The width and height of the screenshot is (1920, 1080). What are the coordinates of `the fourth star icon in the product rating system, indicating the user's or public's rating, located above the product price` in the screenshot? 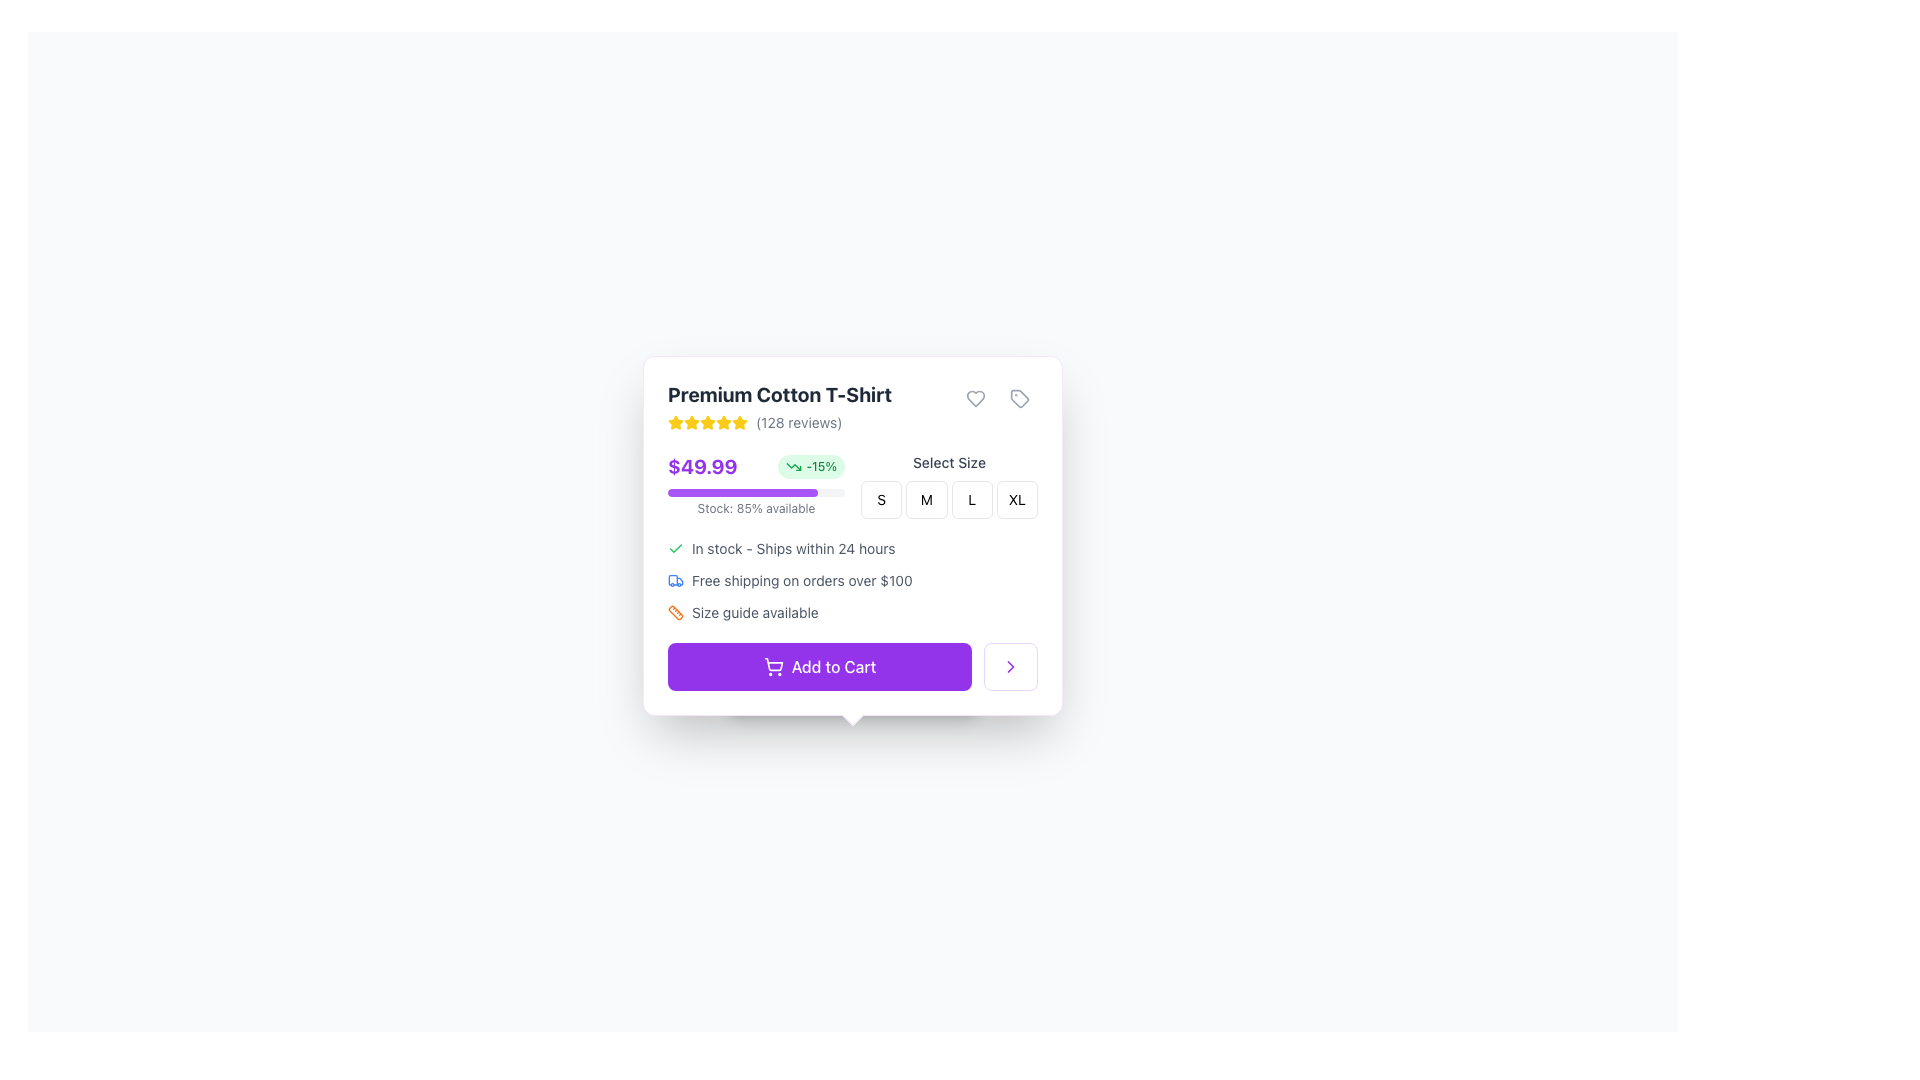 It's located at (708, 422).